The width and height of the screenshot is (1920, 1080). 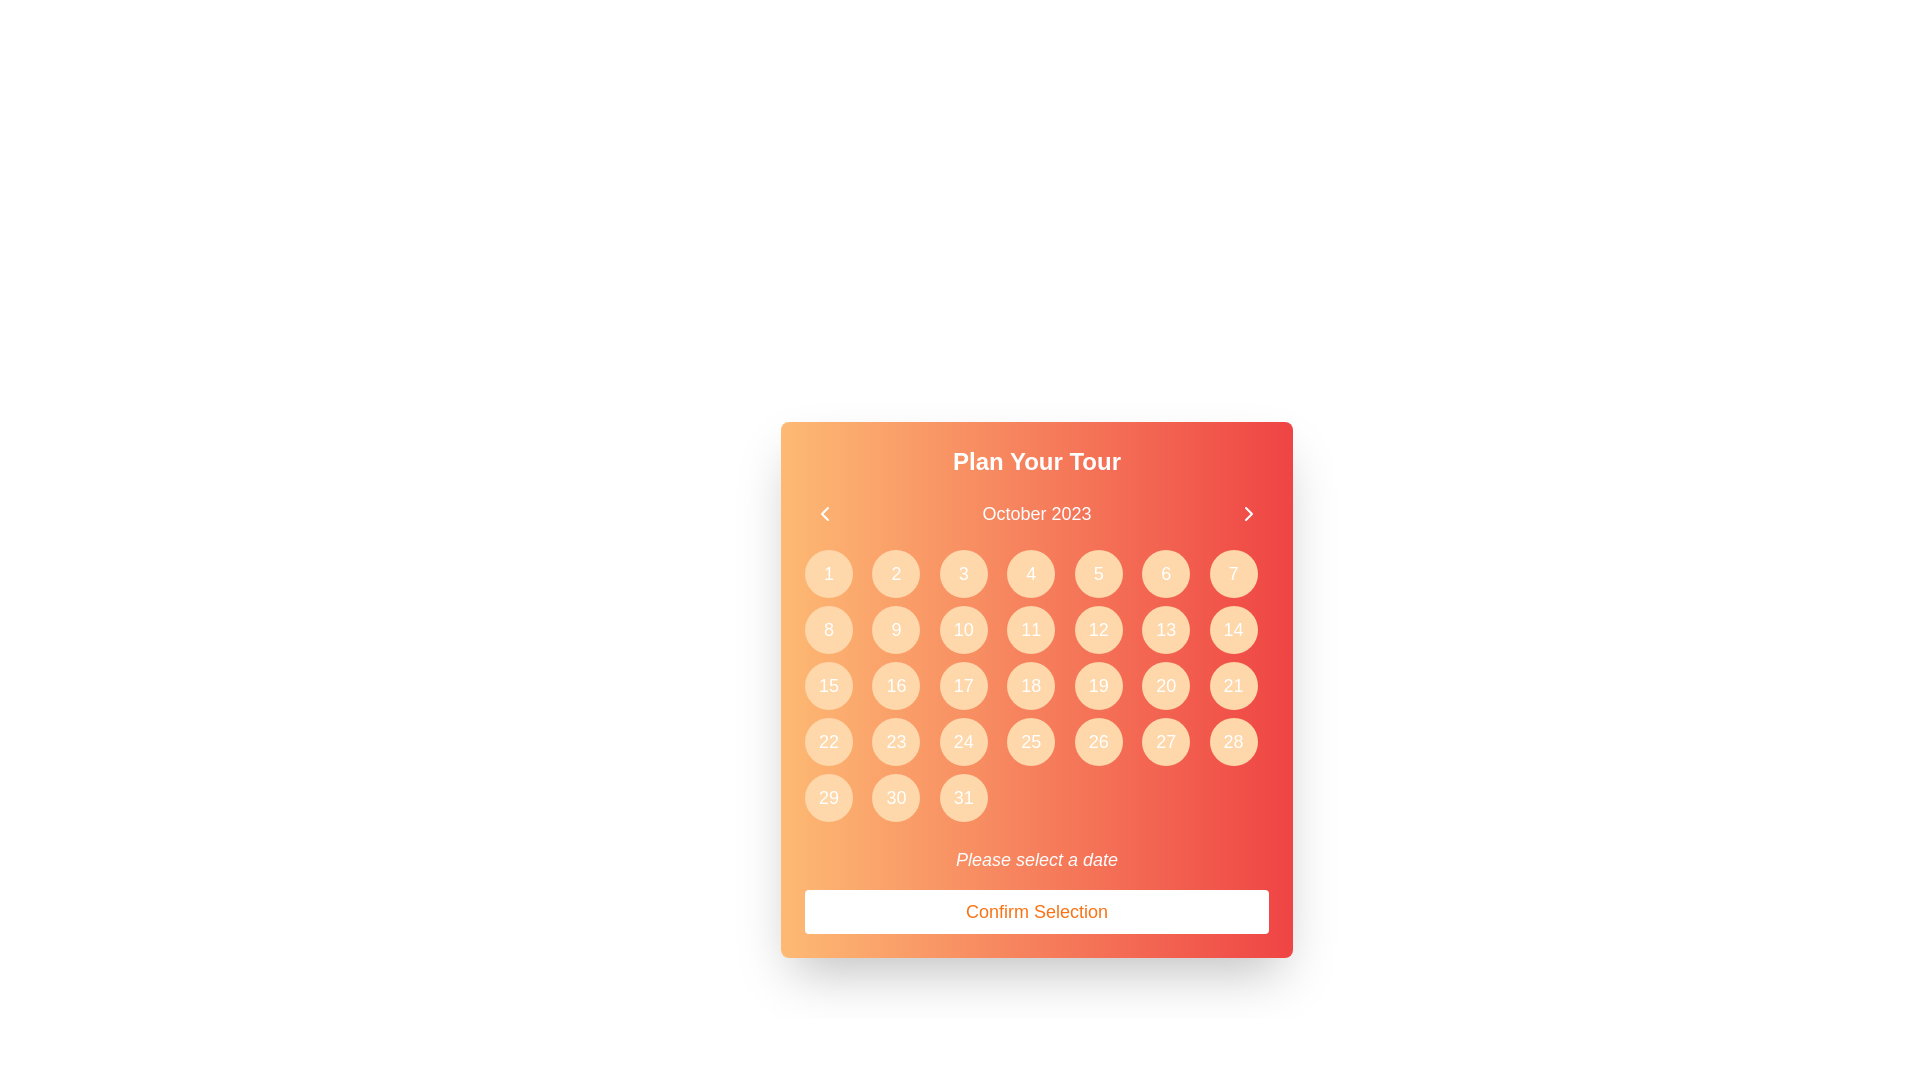 What do you see at coordinates (895, 741) in the screenshot?
I see `the date selection button located in the fourth row and second column of the calendar view` at bounding box center [895, 741].